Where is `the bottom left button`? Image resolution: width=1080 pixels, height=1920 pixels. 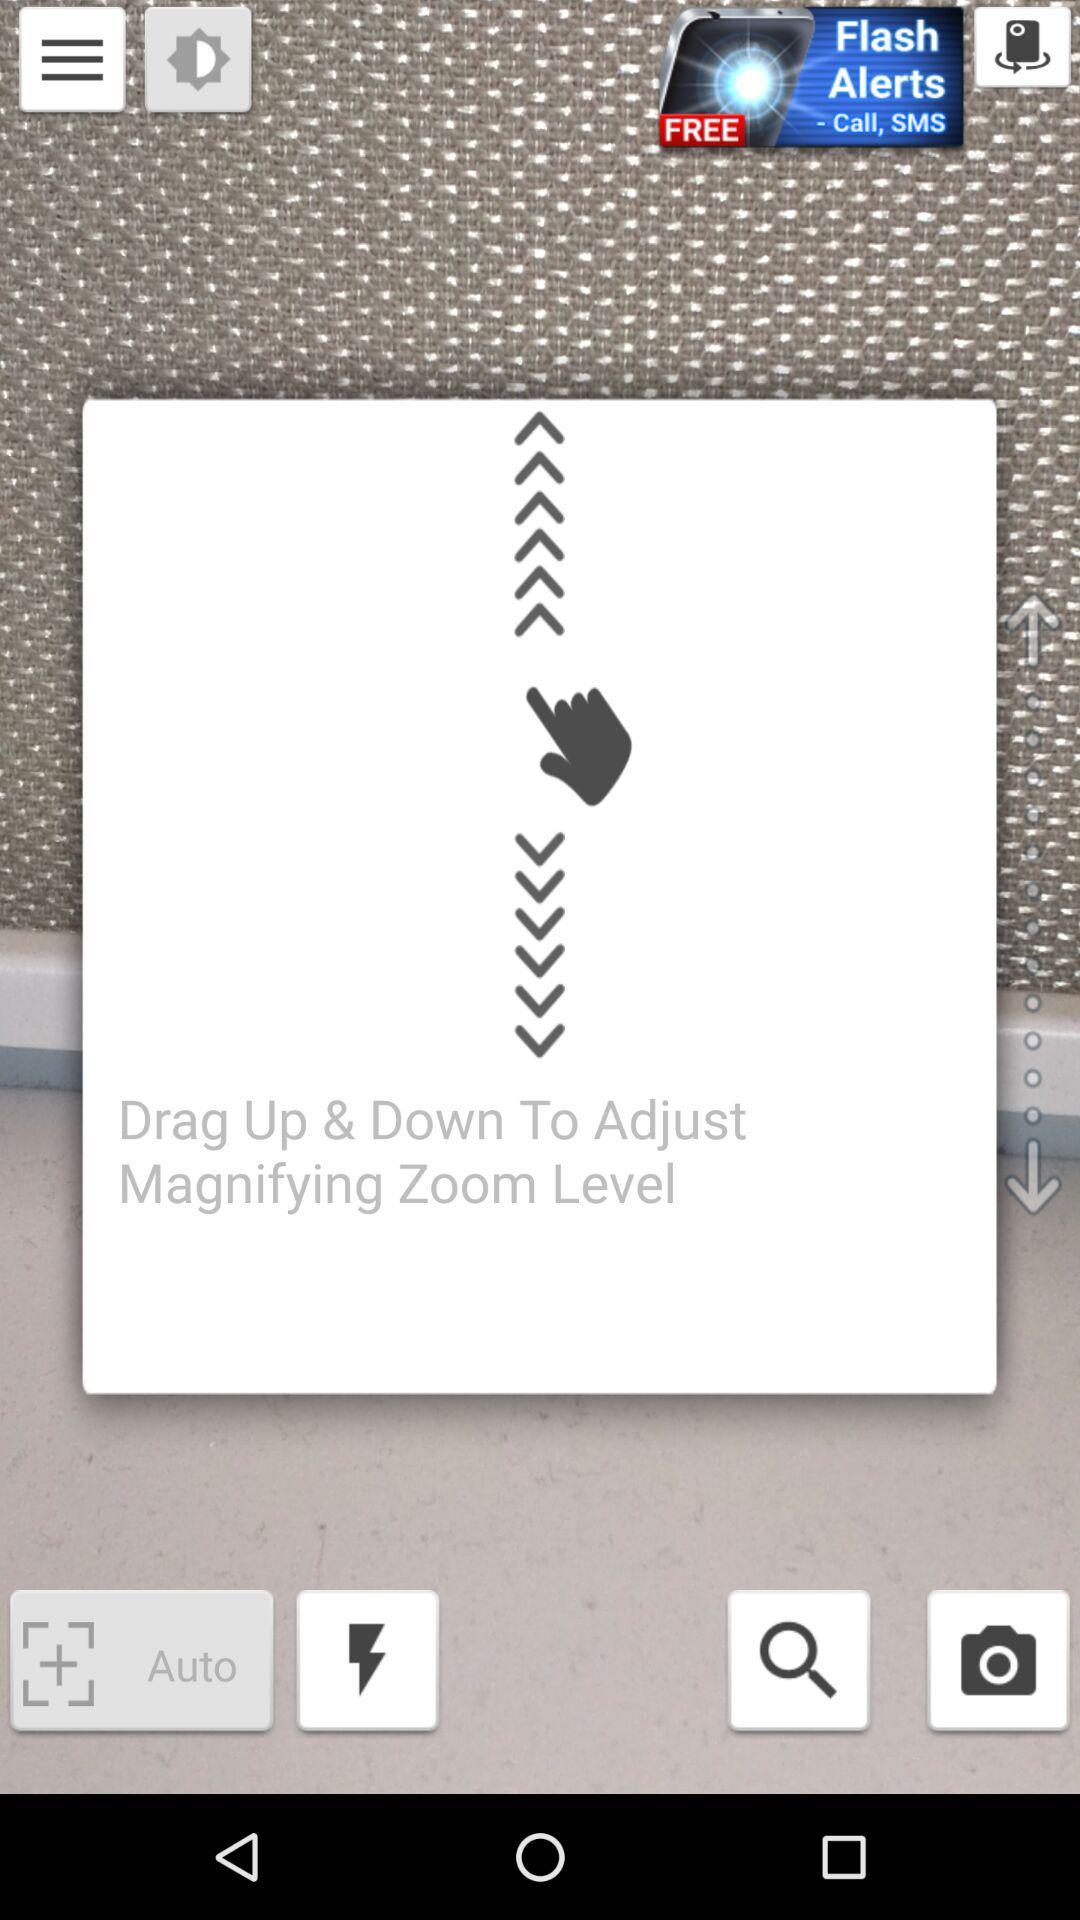 the bottom left button is located at coordinates (141, 1664).